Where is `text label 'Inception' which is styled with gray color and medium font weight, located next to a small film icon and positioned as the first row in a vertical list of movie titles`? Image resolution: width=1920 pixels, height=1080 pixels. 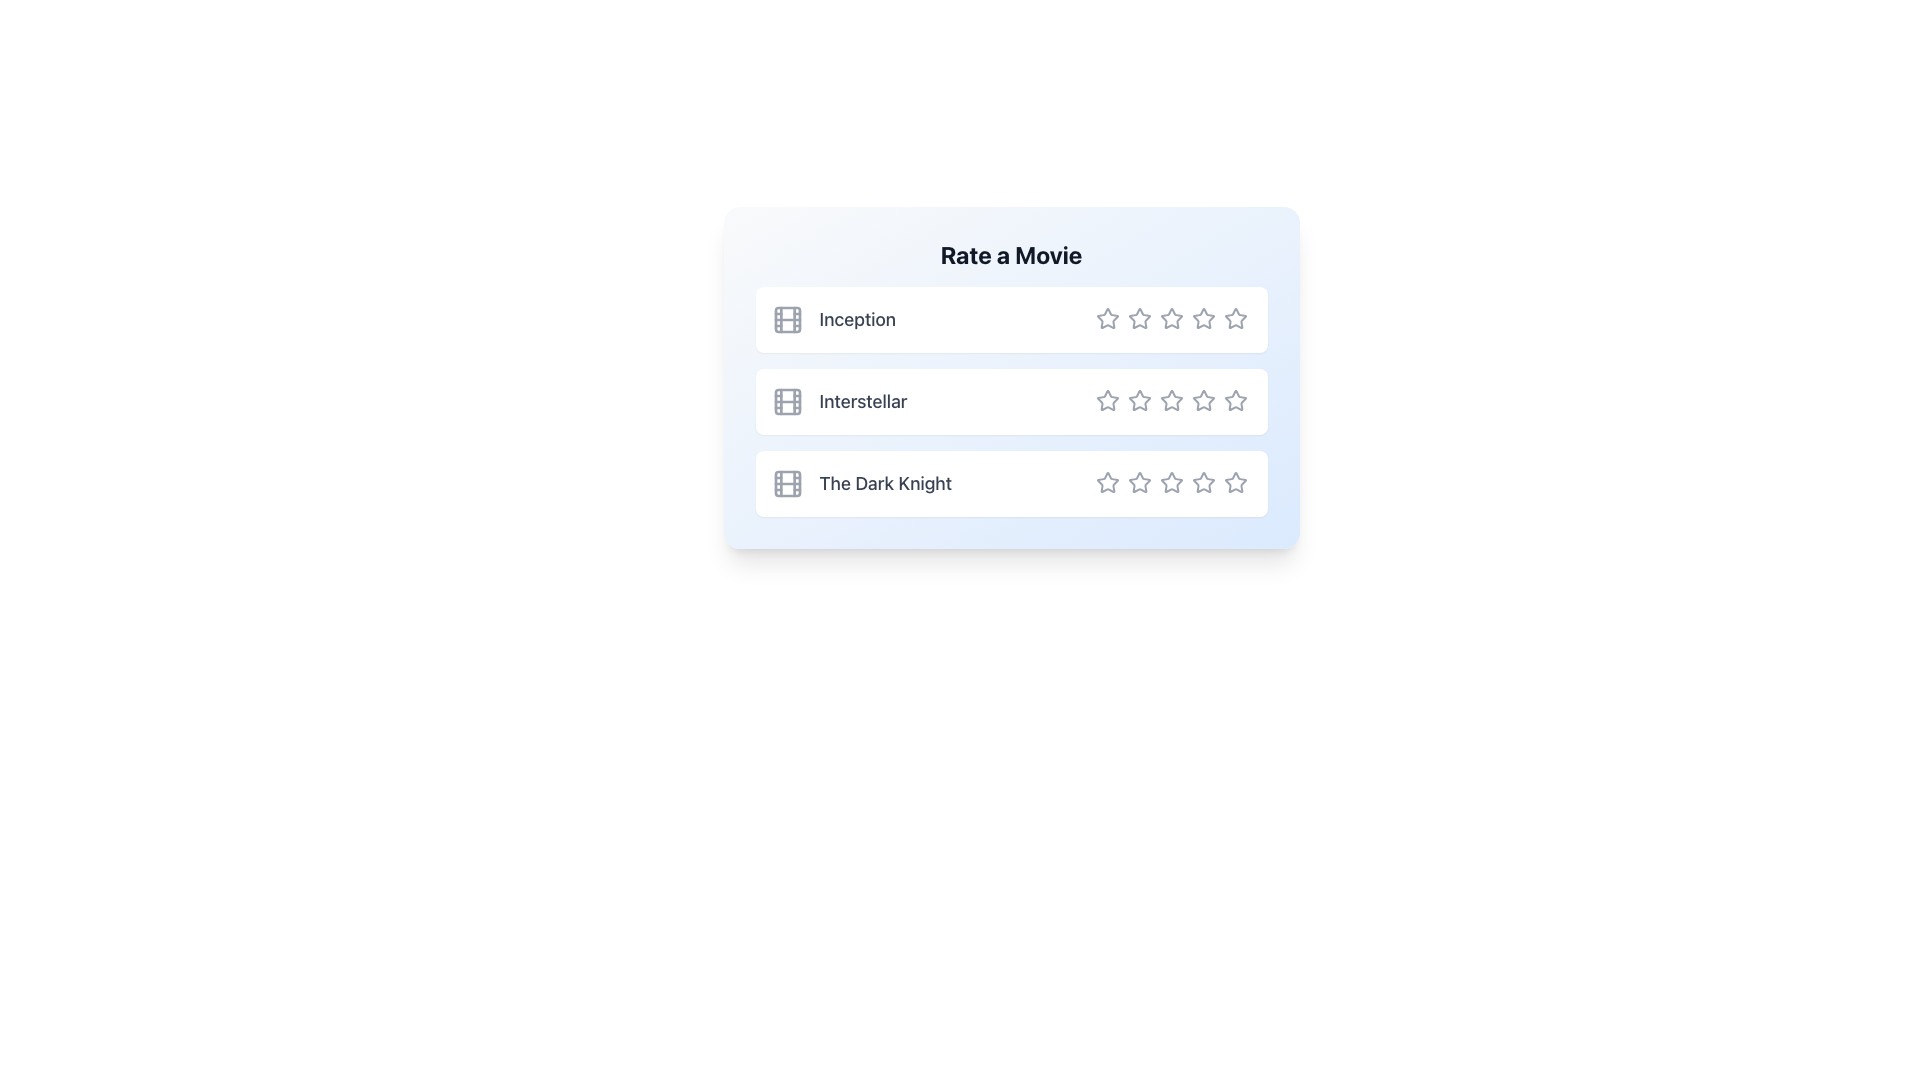
text label 'Inception' which is styled with gray color and medium font weight, located next to a small film icon and positioned as the first row in a vertical list of movie titles is located at coordinates (833, 319).